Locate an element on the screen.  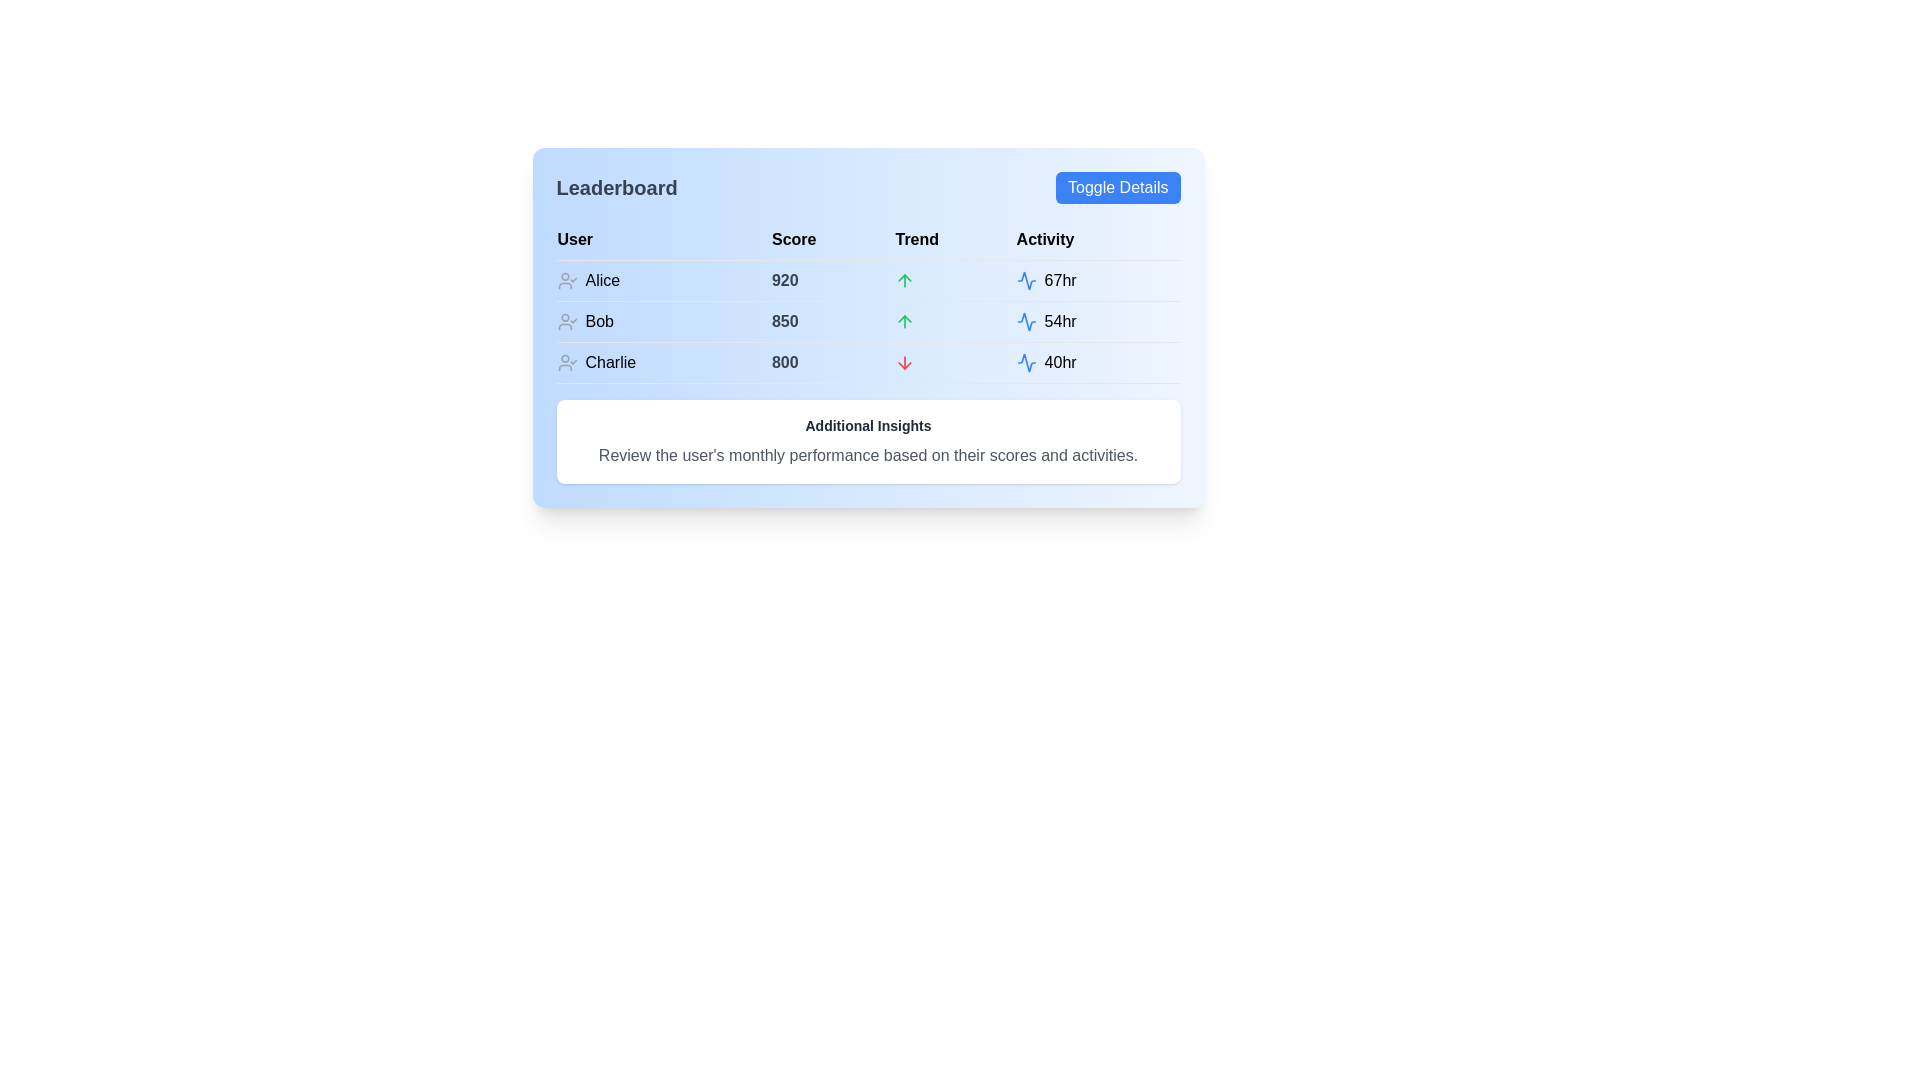
the trend and activity information in the leaderboard table row for user 'Bob', which includes a green upward arrow and the activity value of '54hr' is located at coordinates (868, 320).